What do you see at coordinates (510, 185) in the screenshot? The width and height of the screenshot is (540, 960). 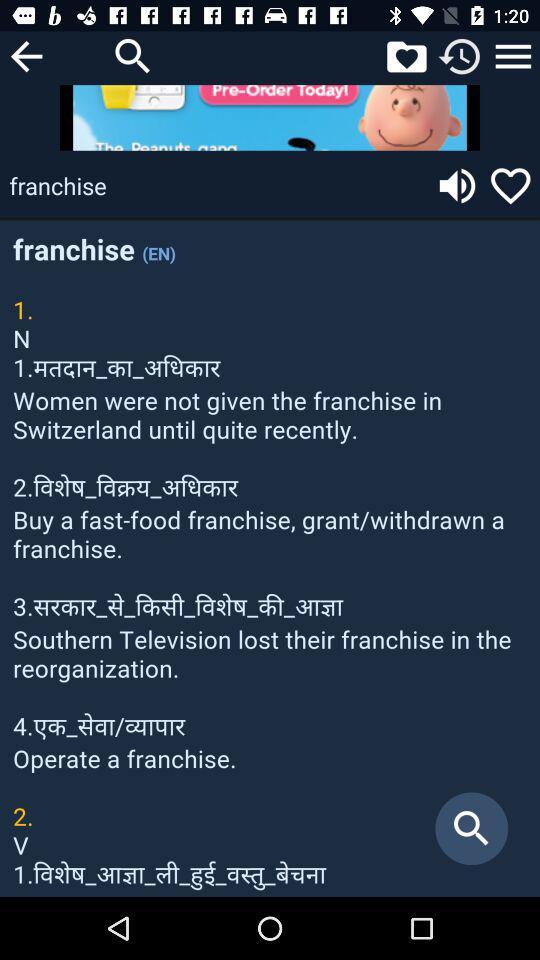 I see `like` at bounding box center [510, 185].